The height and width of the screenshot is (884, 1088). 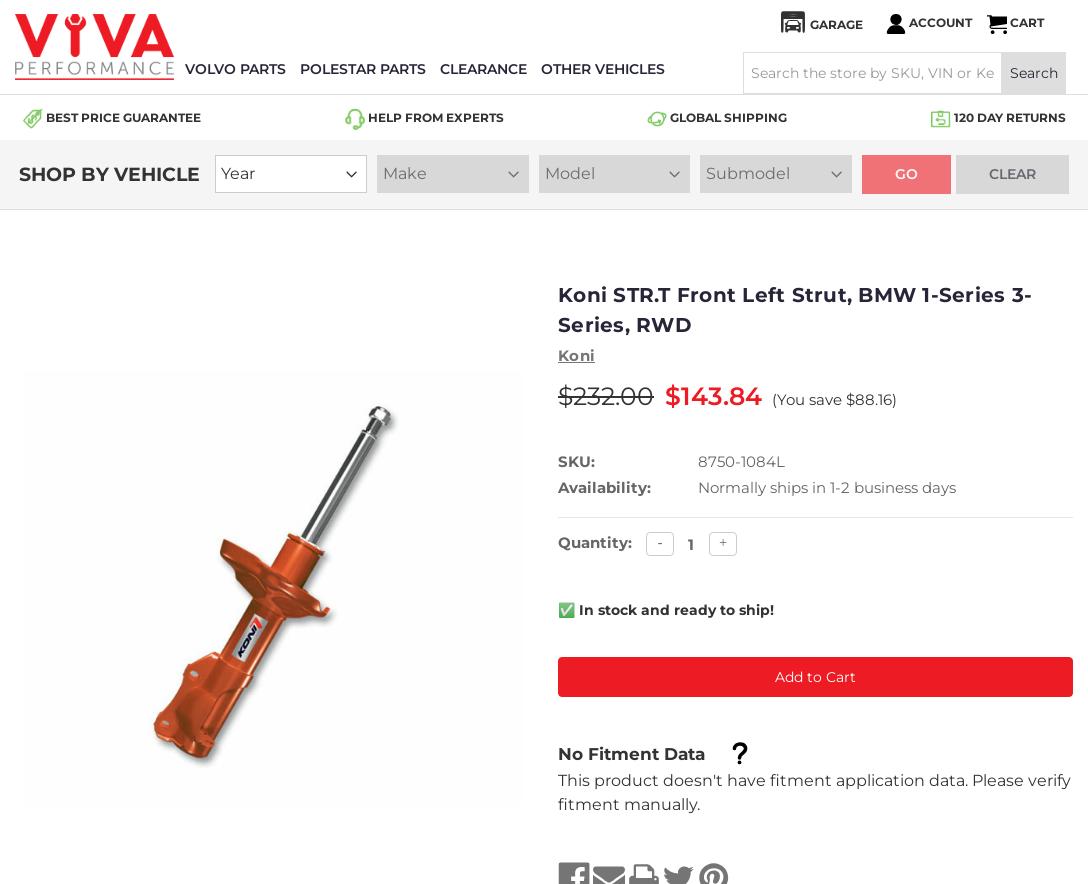 I want to click on 'SKU:', so click(x=576, y=460).